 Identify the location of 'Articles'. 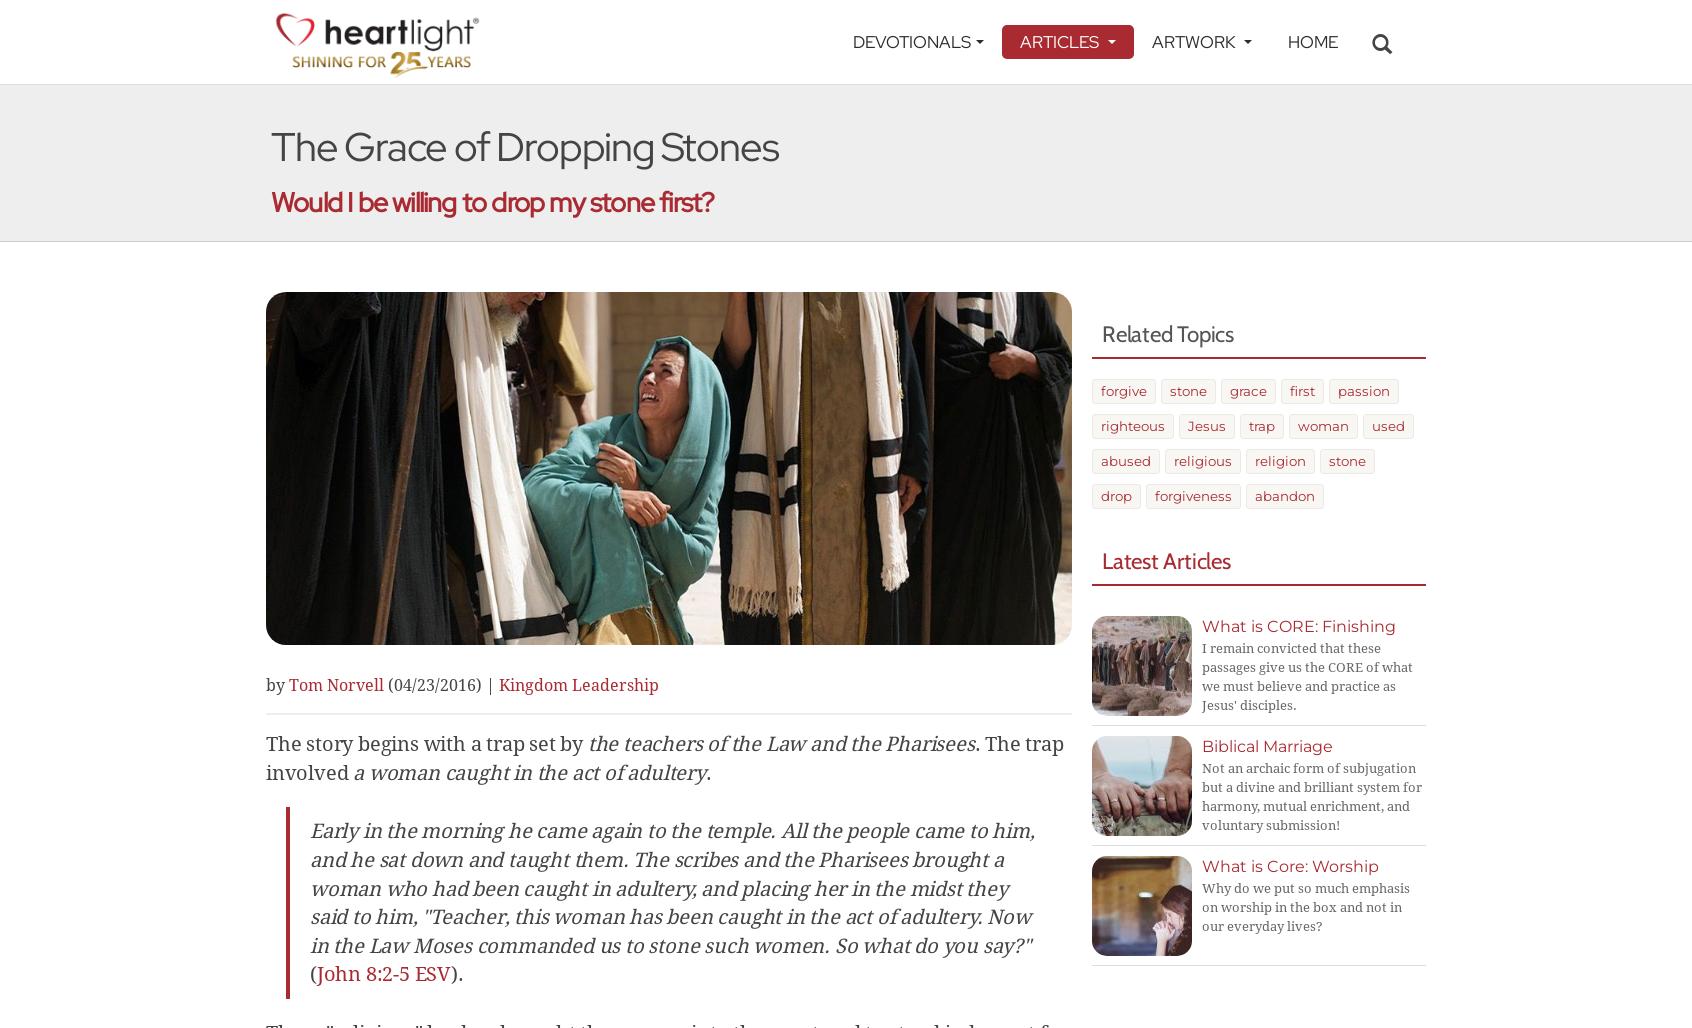
(1061, 41).